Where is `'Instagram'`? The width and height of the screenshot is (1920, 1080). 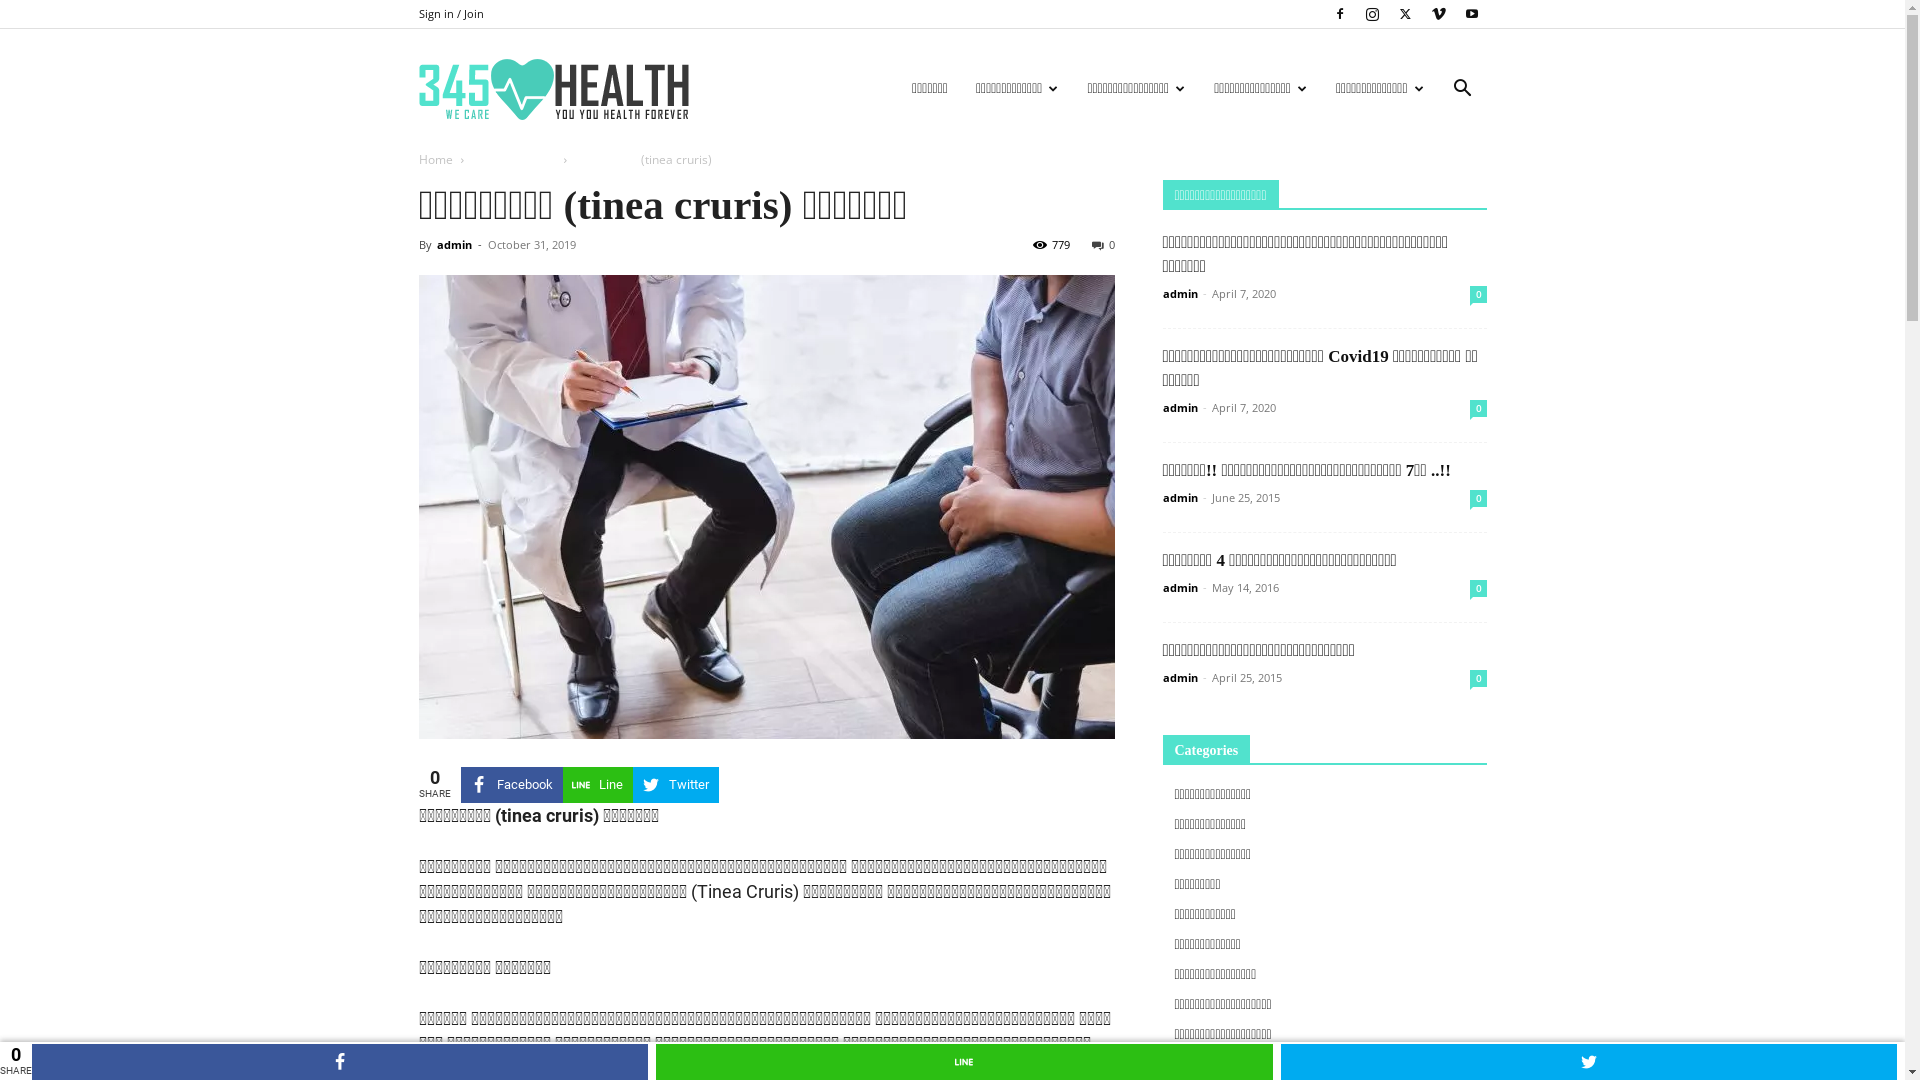 'Instagram' is located at coordinates (1371, 14).